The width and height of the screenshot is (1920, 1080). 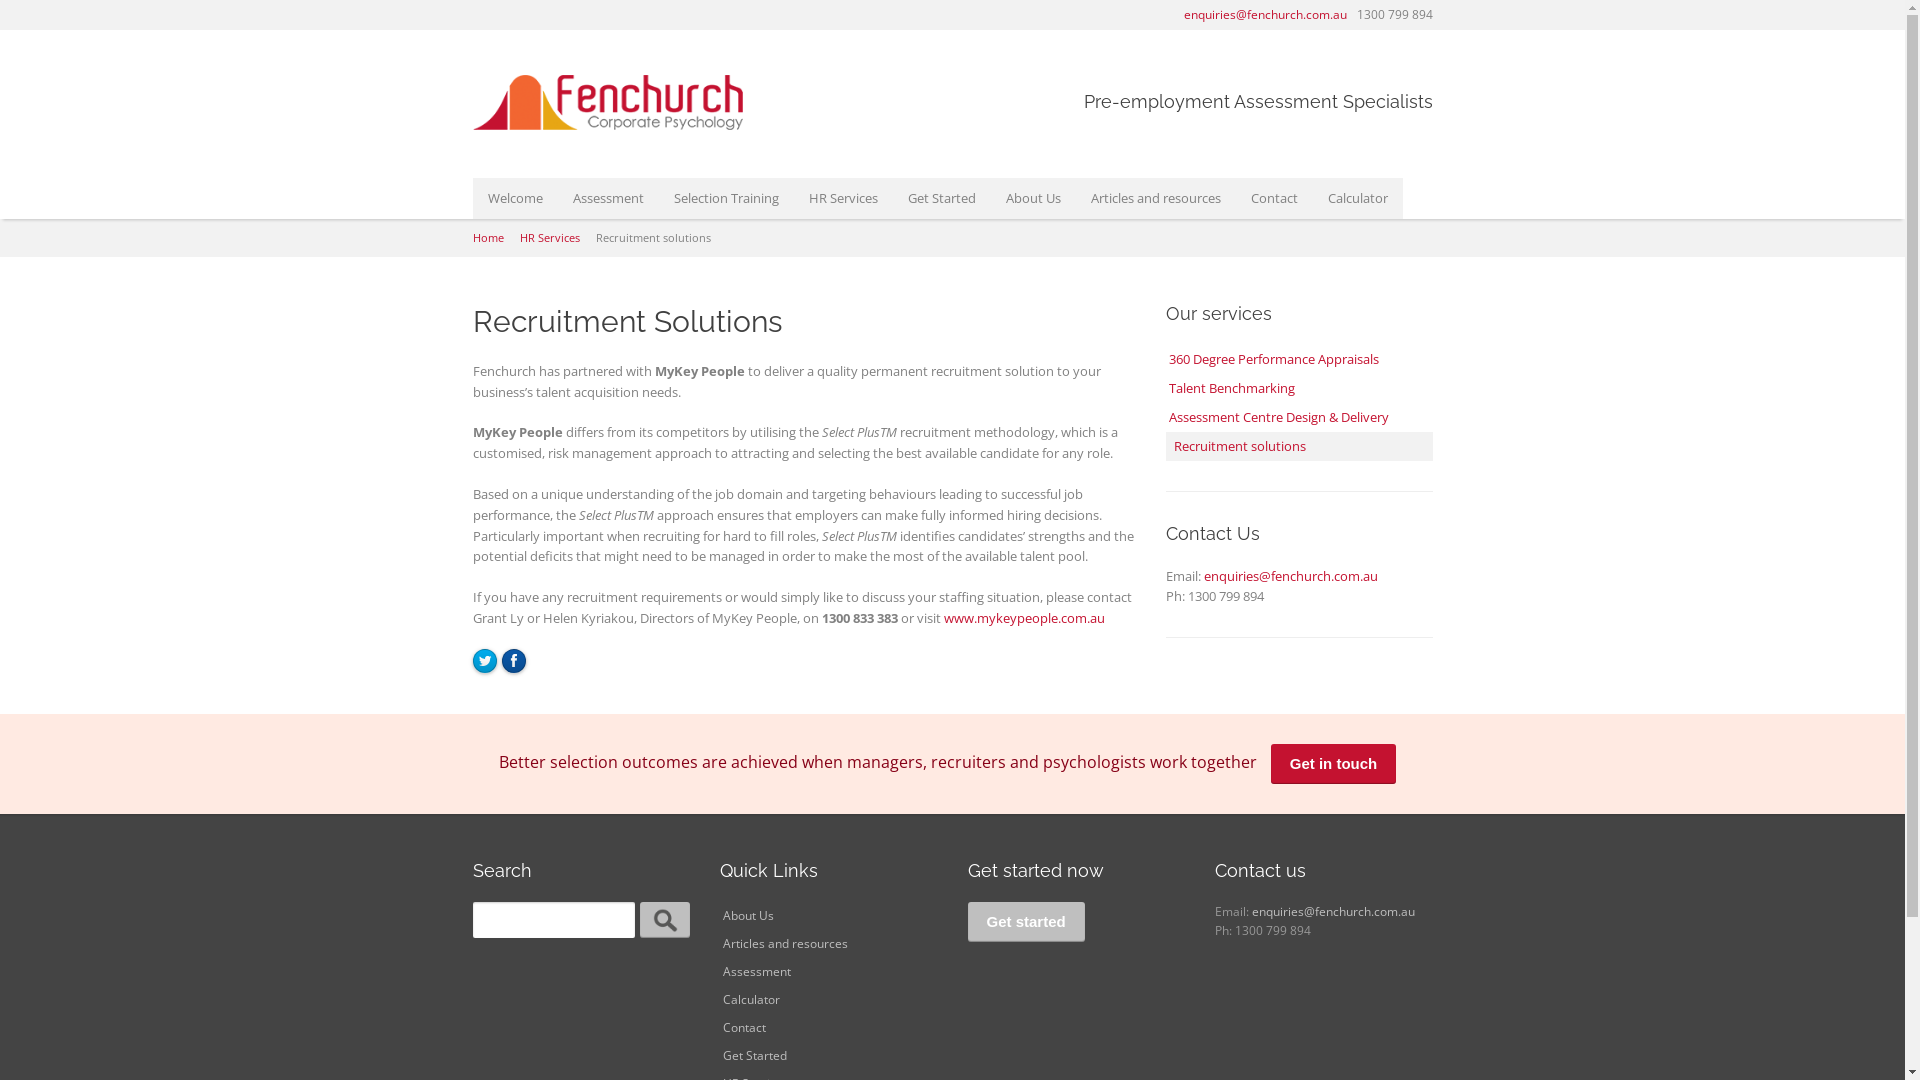 What do you see at coordinates (1264, 14) in the screenshot?
I see `'enquiries@fenchurch.com.au'` at bounding box center [1264, 14].